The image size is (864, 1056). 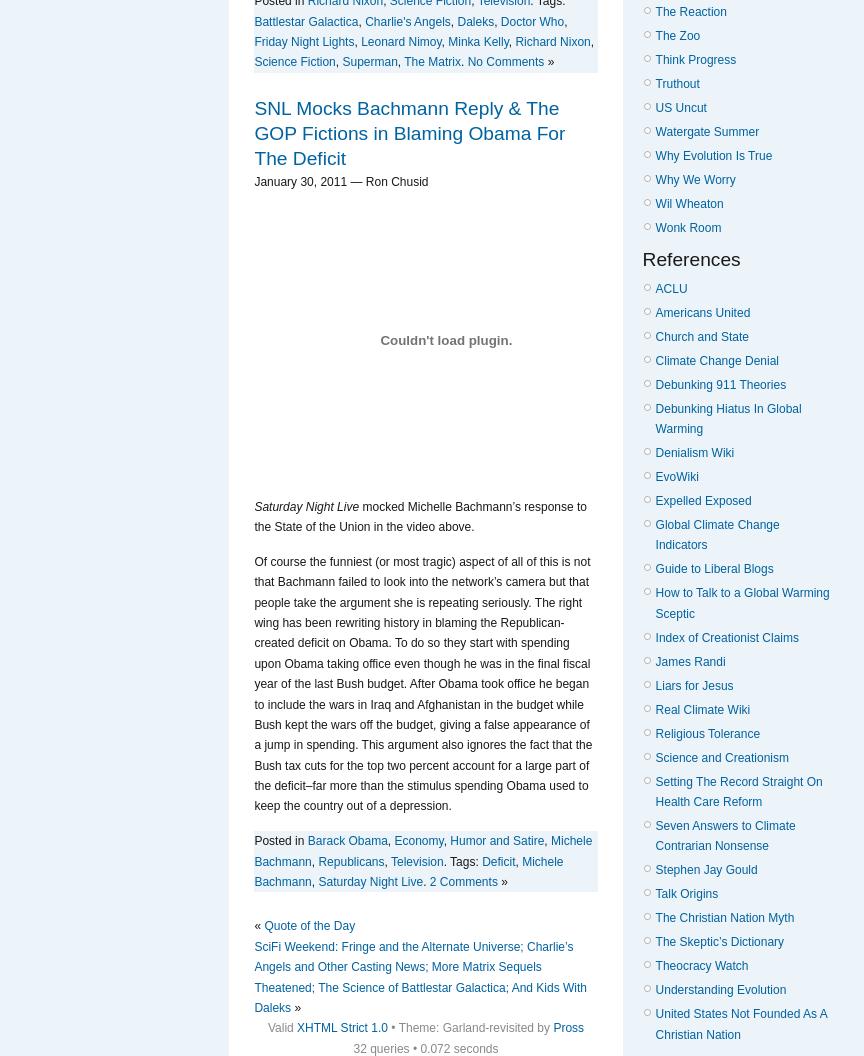 I want to click on 'Think Progress', so click(x=695, y=59).